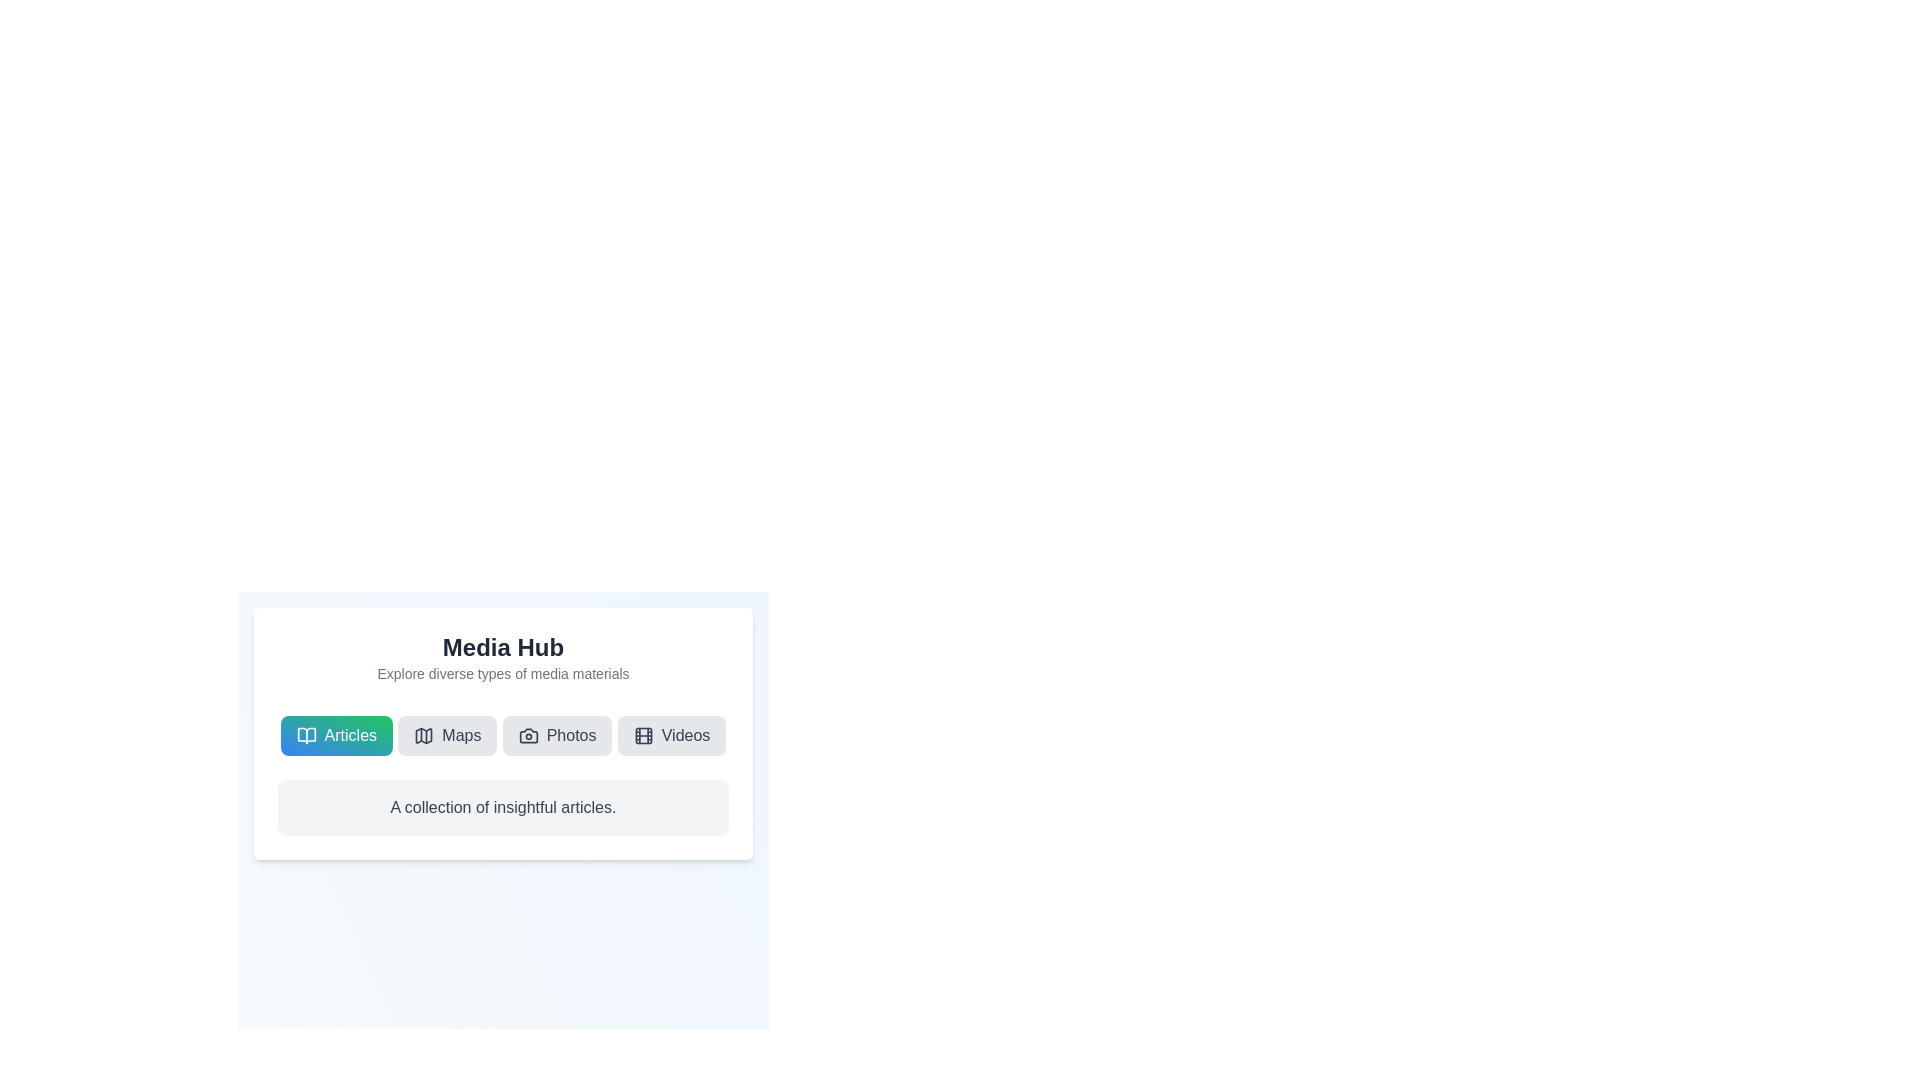 This screenshot has height=1080, width=1920. I want to click on the small rectangular element styled within the 'Videos' icon, which is part of a grouped button alongside 'Articles', 'Maps', and 'Photos', so click(643, 736).